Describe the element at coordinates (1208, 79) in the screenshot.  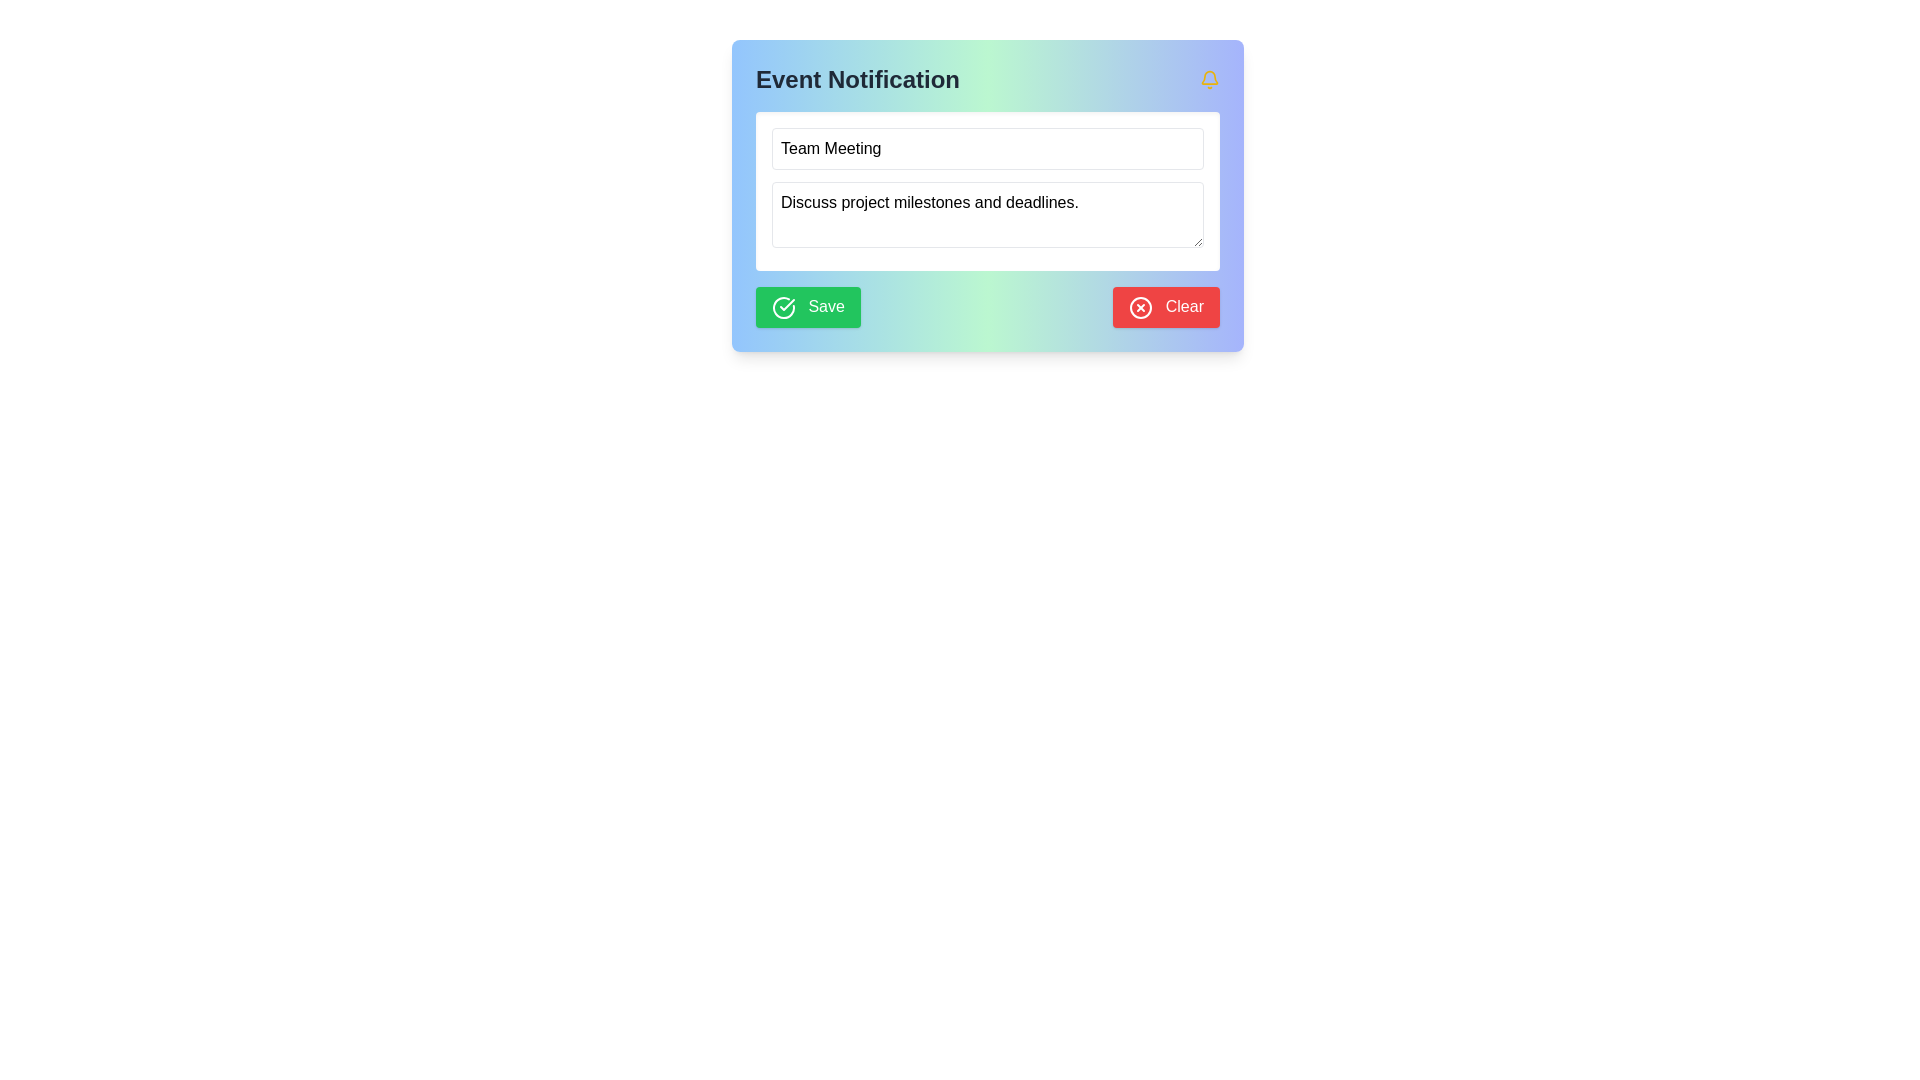
I see `the small bell icon with a yellow outline located at the top right corner of the 'Event Notification' panel` at that location.